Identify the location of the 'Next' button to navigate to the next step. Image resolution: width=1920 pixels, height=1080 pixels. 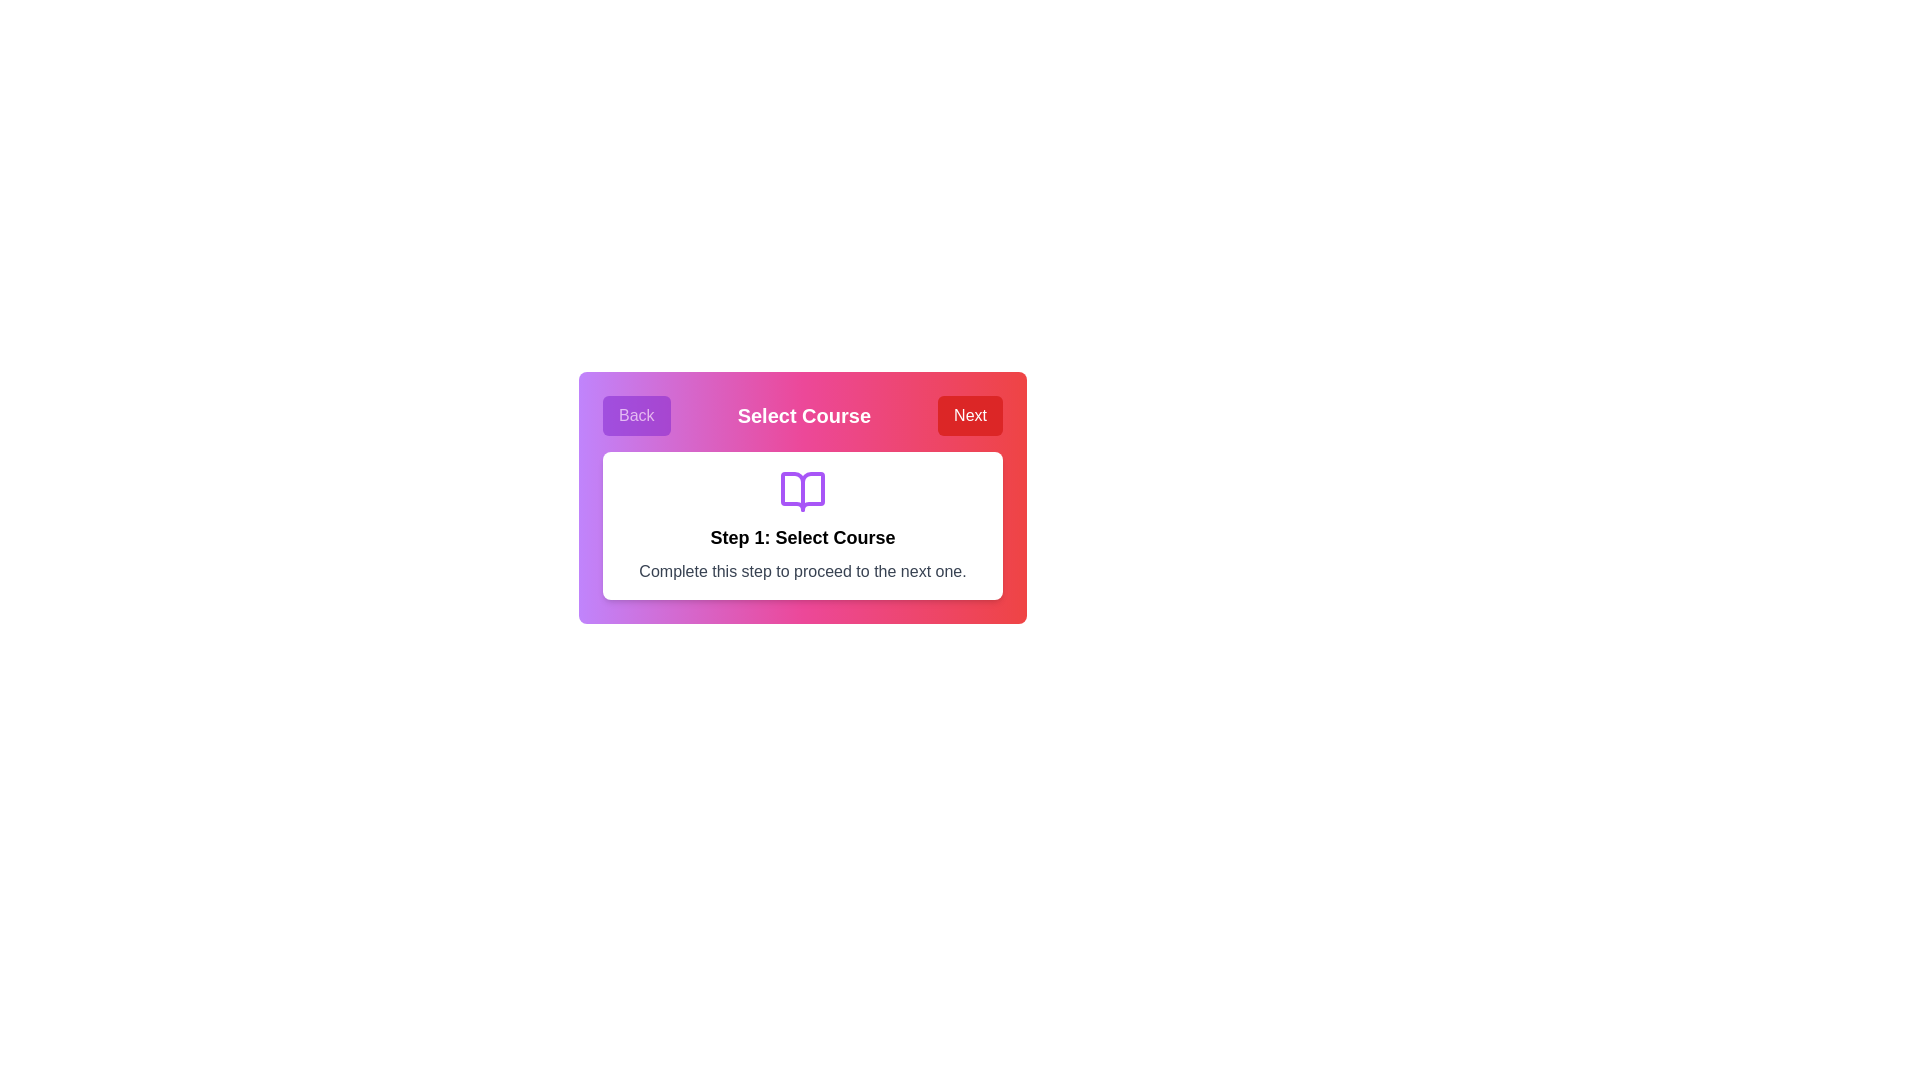
(969, 415).